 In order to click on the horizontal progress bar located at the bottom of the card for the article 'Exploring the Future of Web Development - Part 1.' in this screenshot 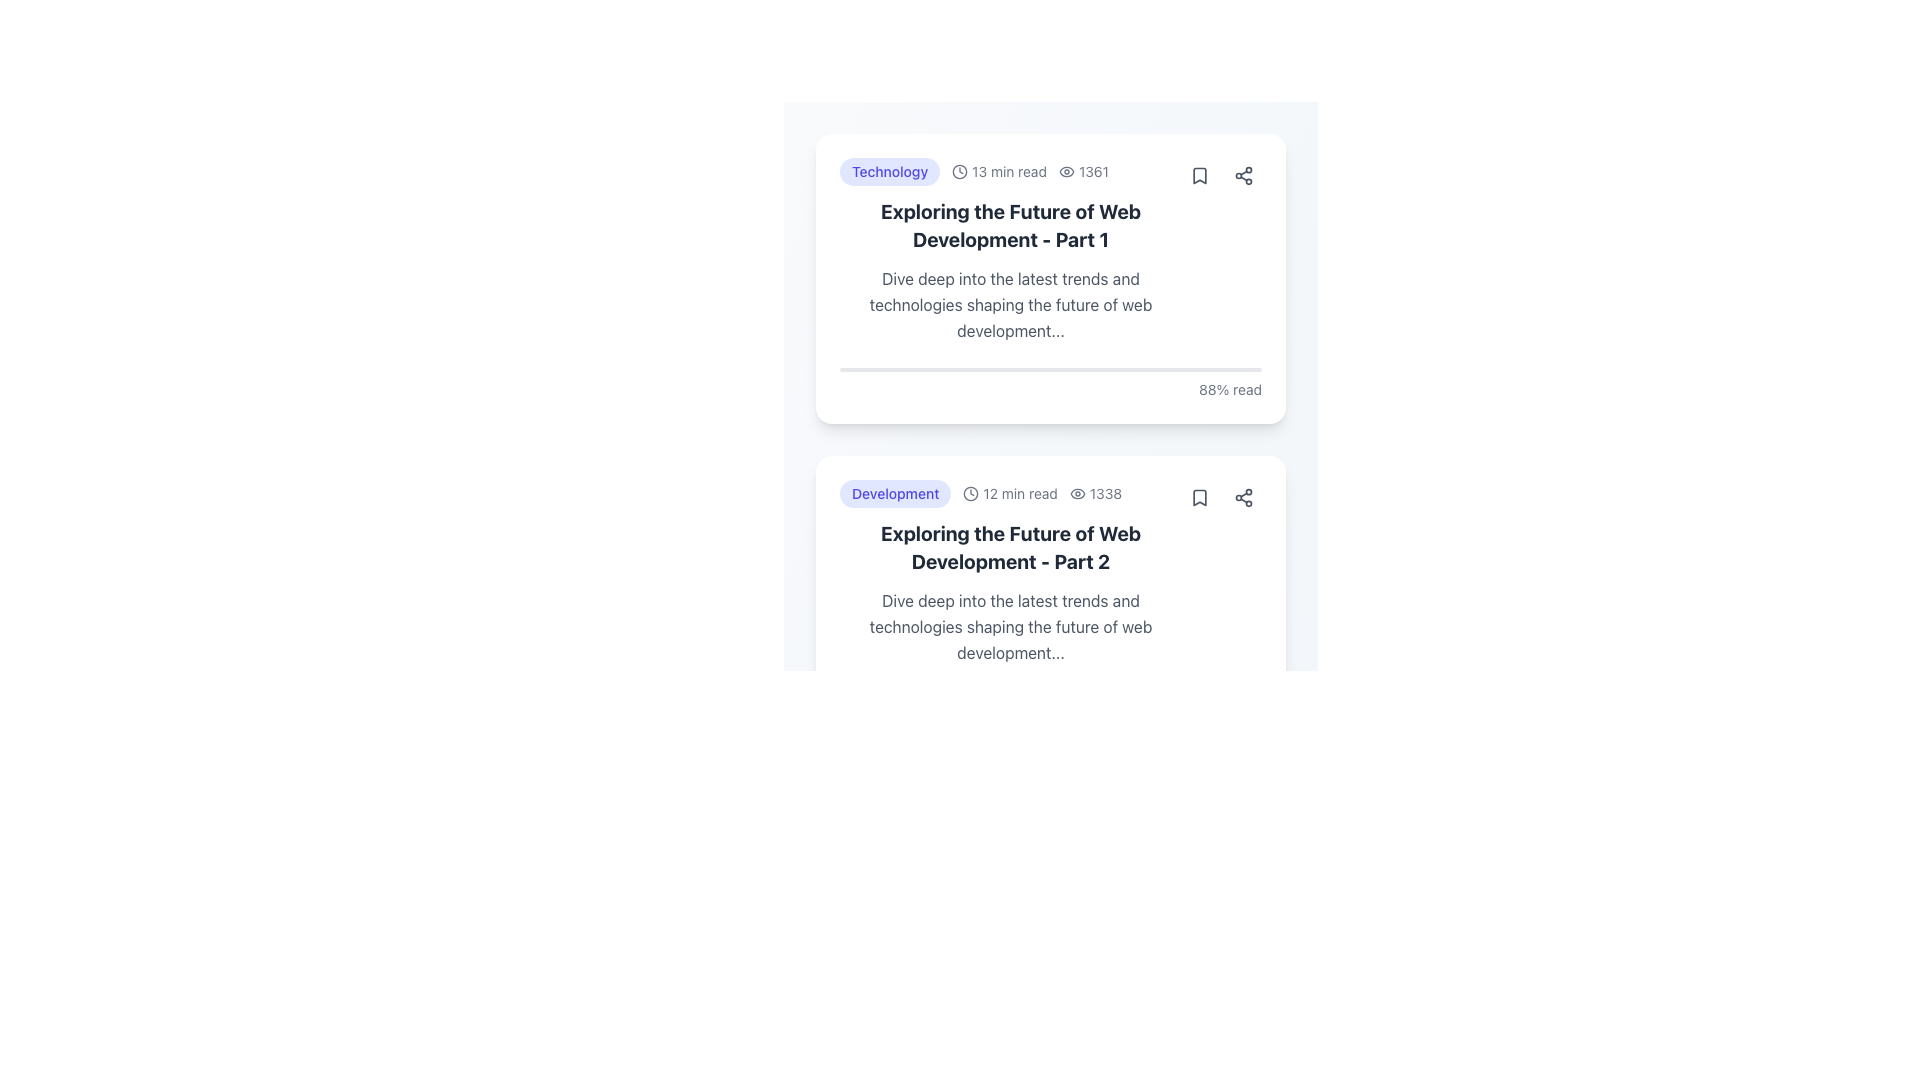, I will do `click(1050, 370)`.